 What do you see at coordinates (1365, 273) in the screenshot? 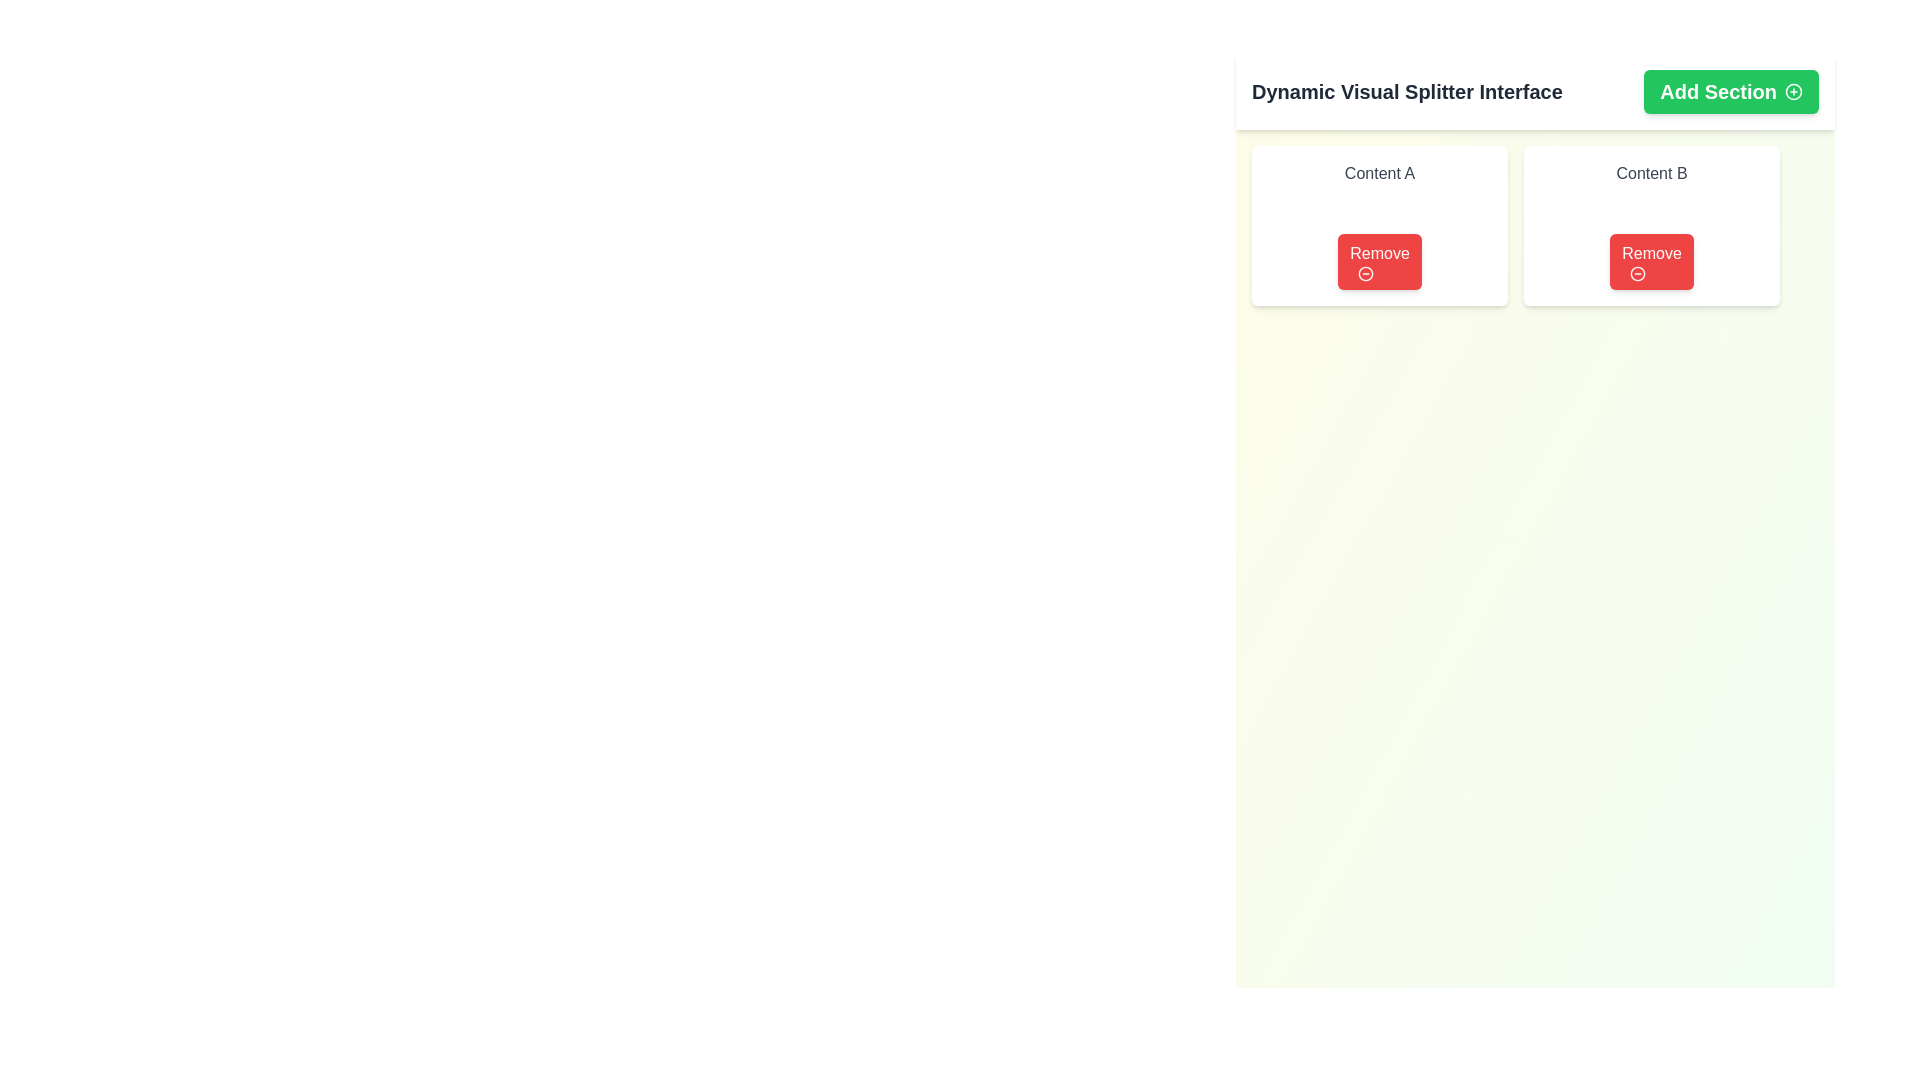
I see `the 'remove' icon located inside the 'Remove' button at the bottom center of the 'Content A' card` at bounding box center [1365, 273].